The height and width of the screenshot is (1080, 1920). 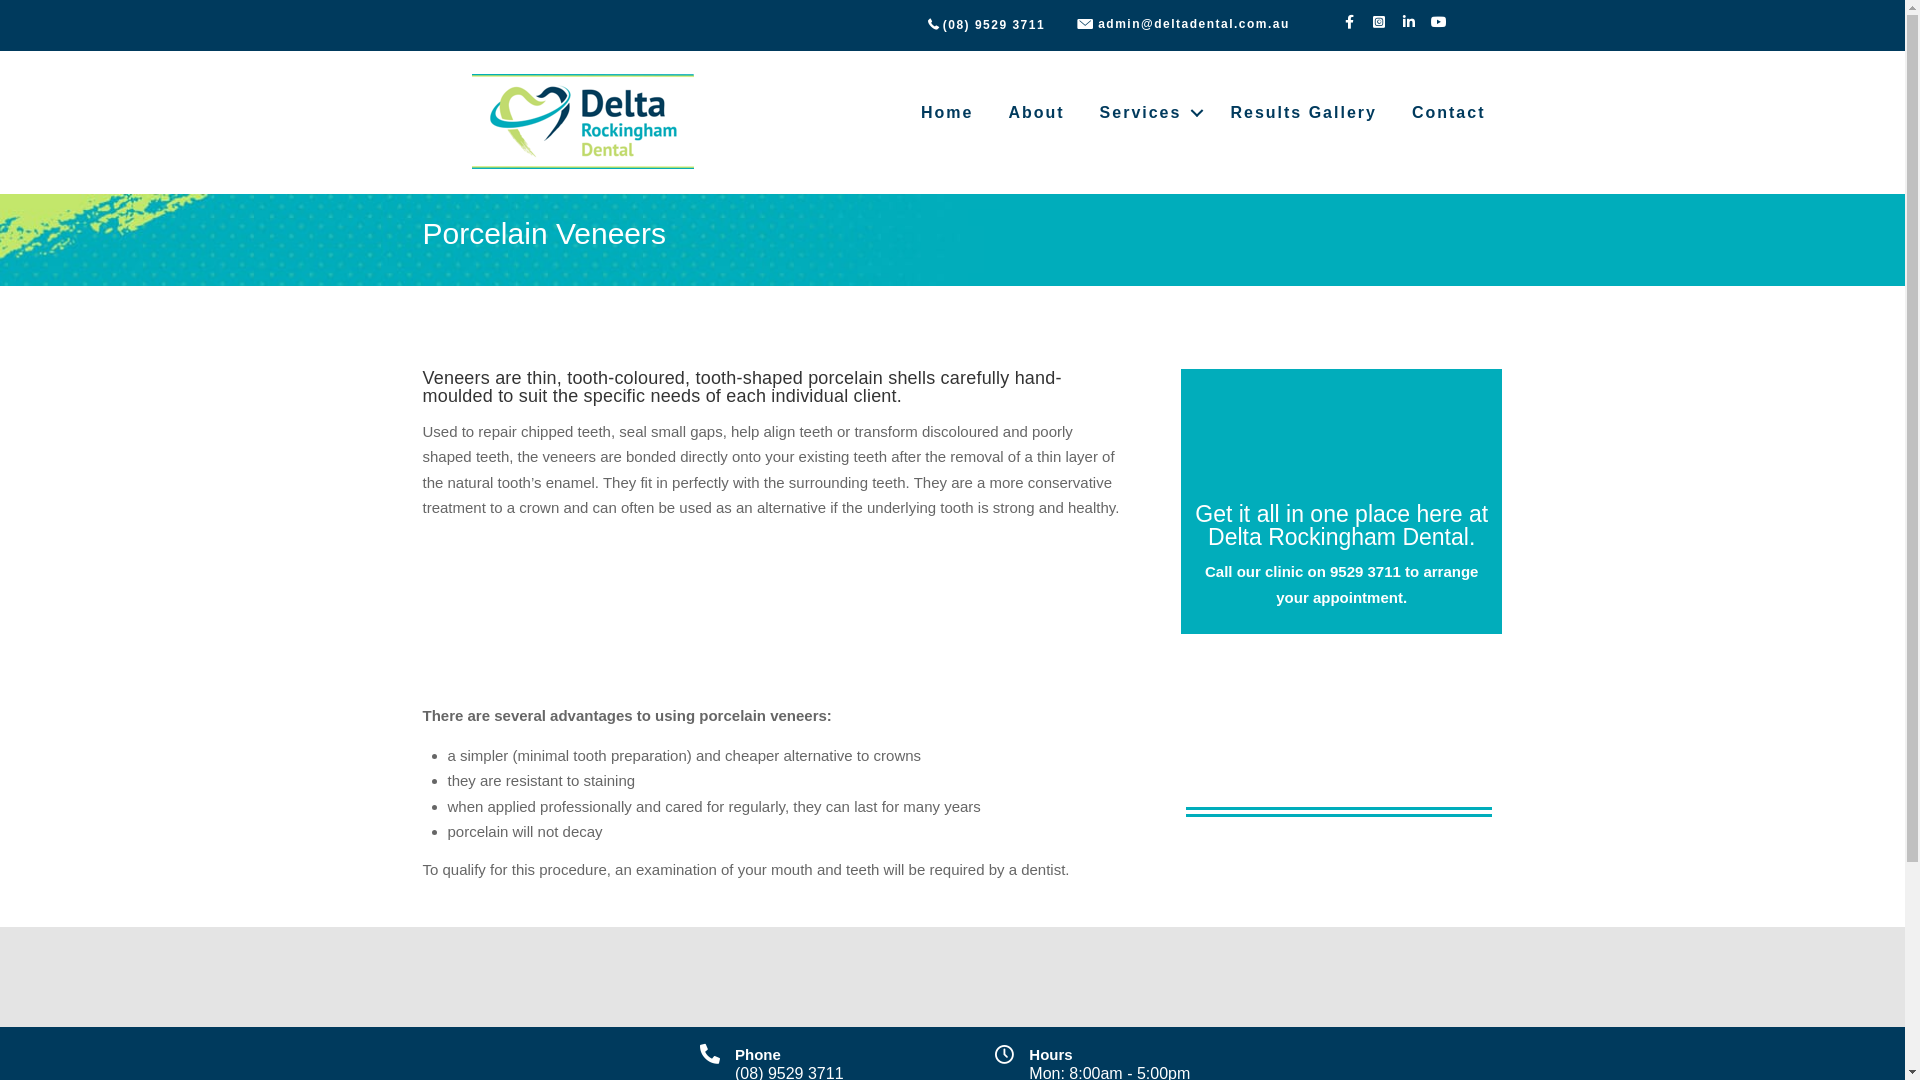 I want to click on 'Contact', so click(x=1449, y=112).